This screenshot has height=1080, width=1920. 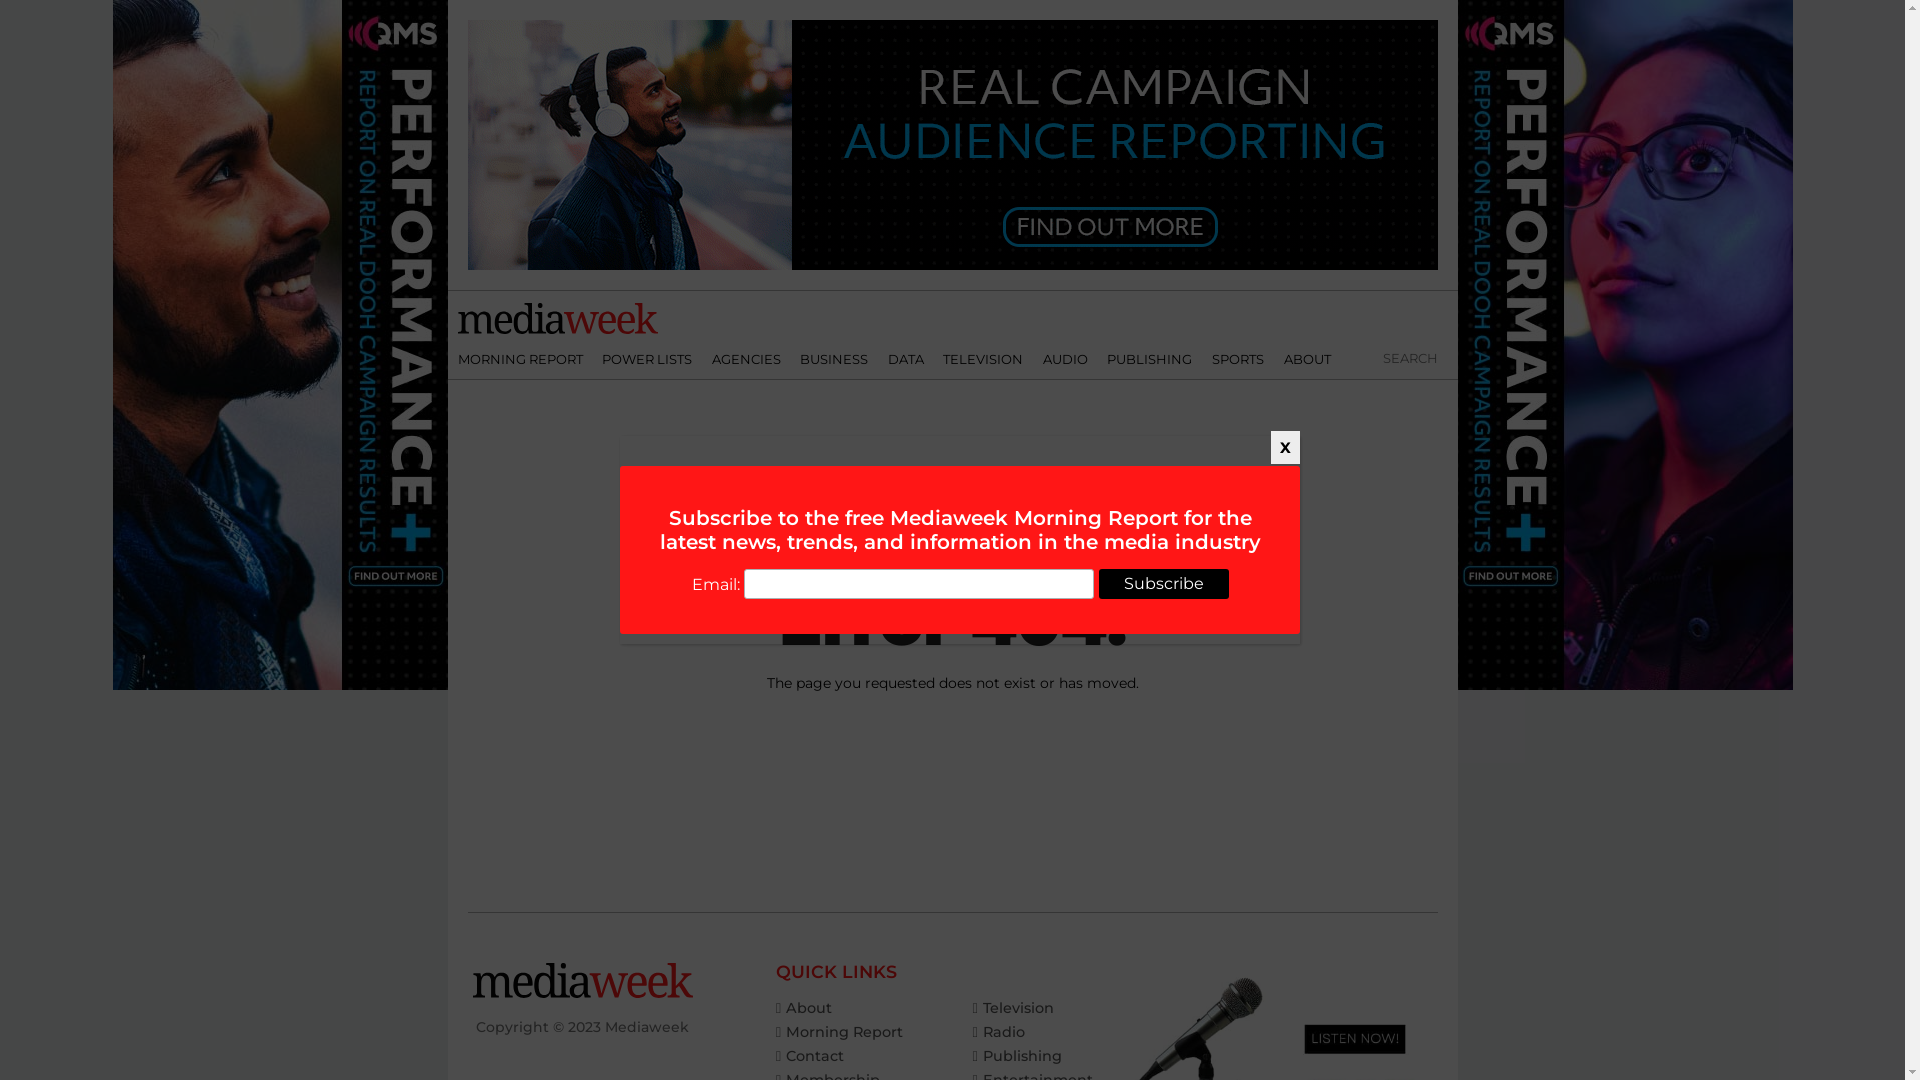 I want to click on 'POWER LISTS', so click(x=647, y=357).